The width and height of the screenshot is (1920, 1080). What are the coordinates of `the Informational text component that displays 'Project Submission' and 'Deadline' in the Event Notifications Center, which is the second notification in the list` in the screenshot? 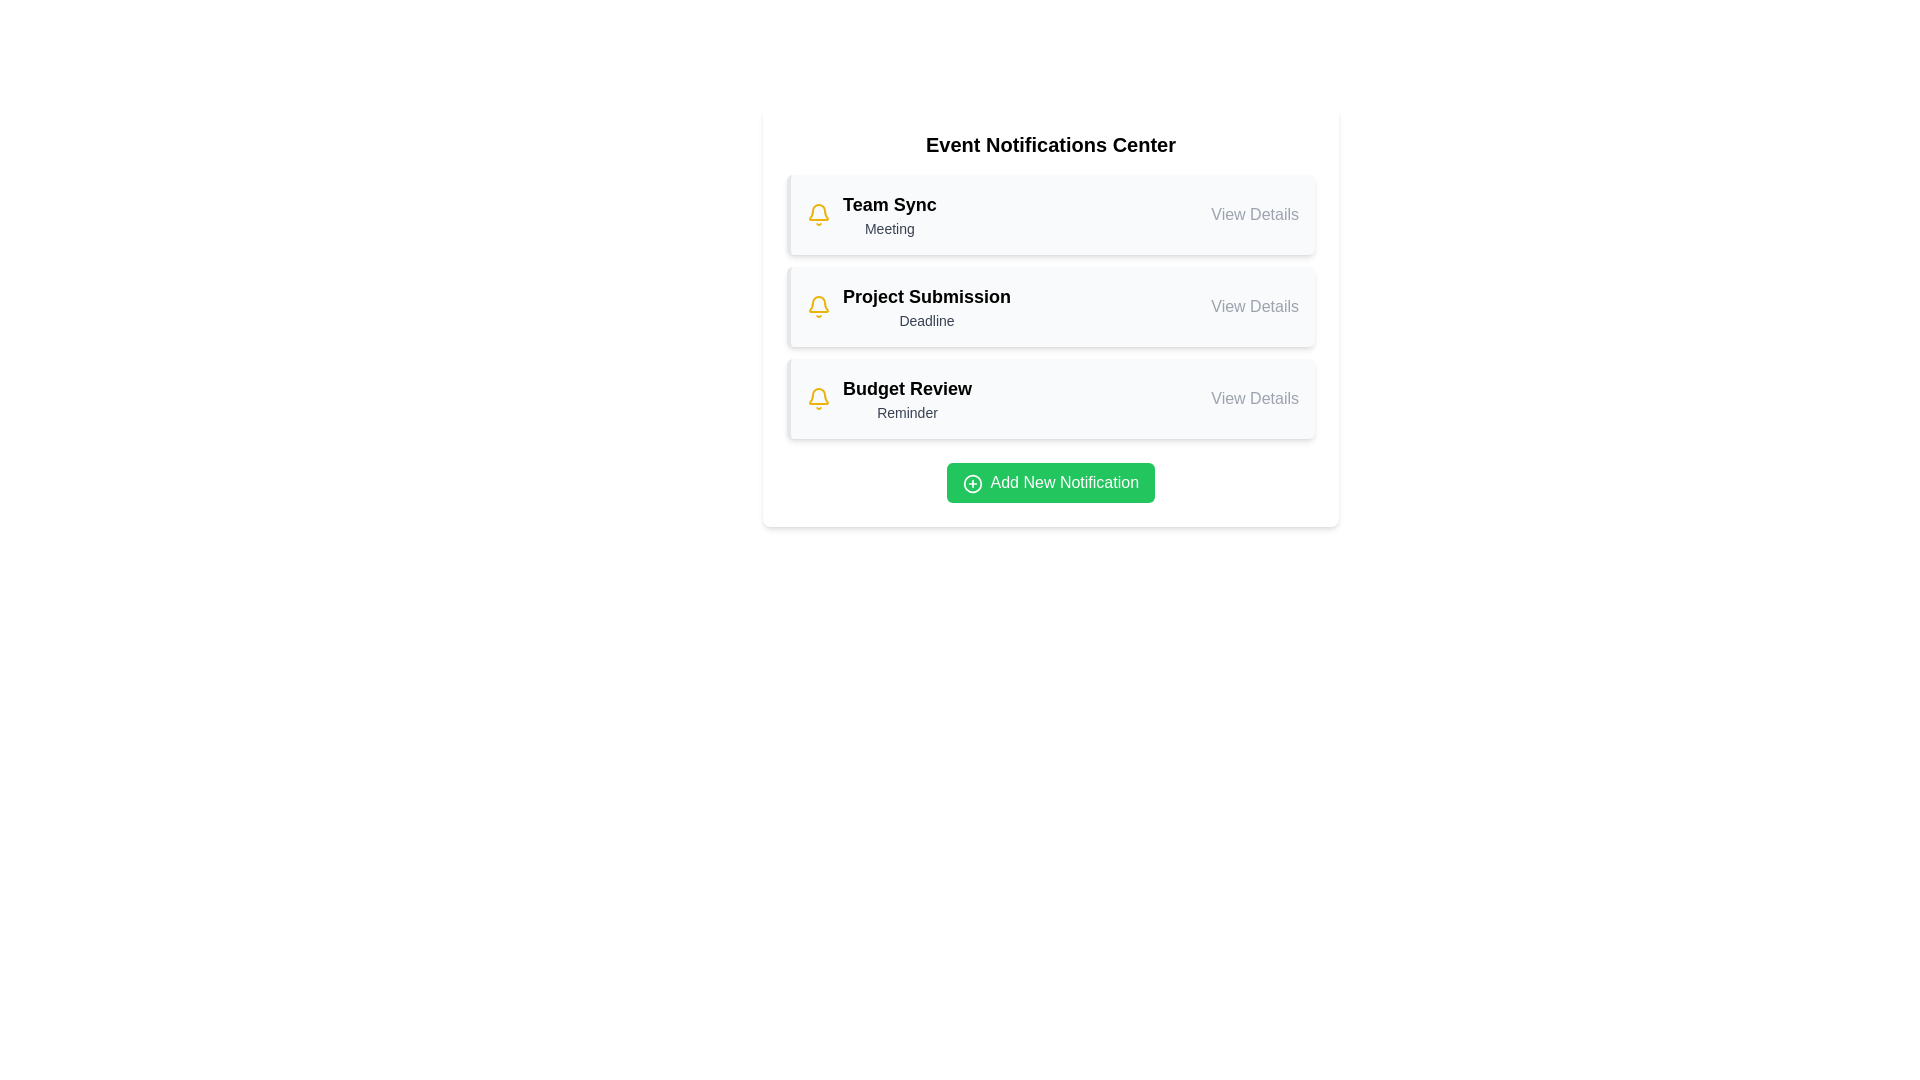 It's located at (925, 307).